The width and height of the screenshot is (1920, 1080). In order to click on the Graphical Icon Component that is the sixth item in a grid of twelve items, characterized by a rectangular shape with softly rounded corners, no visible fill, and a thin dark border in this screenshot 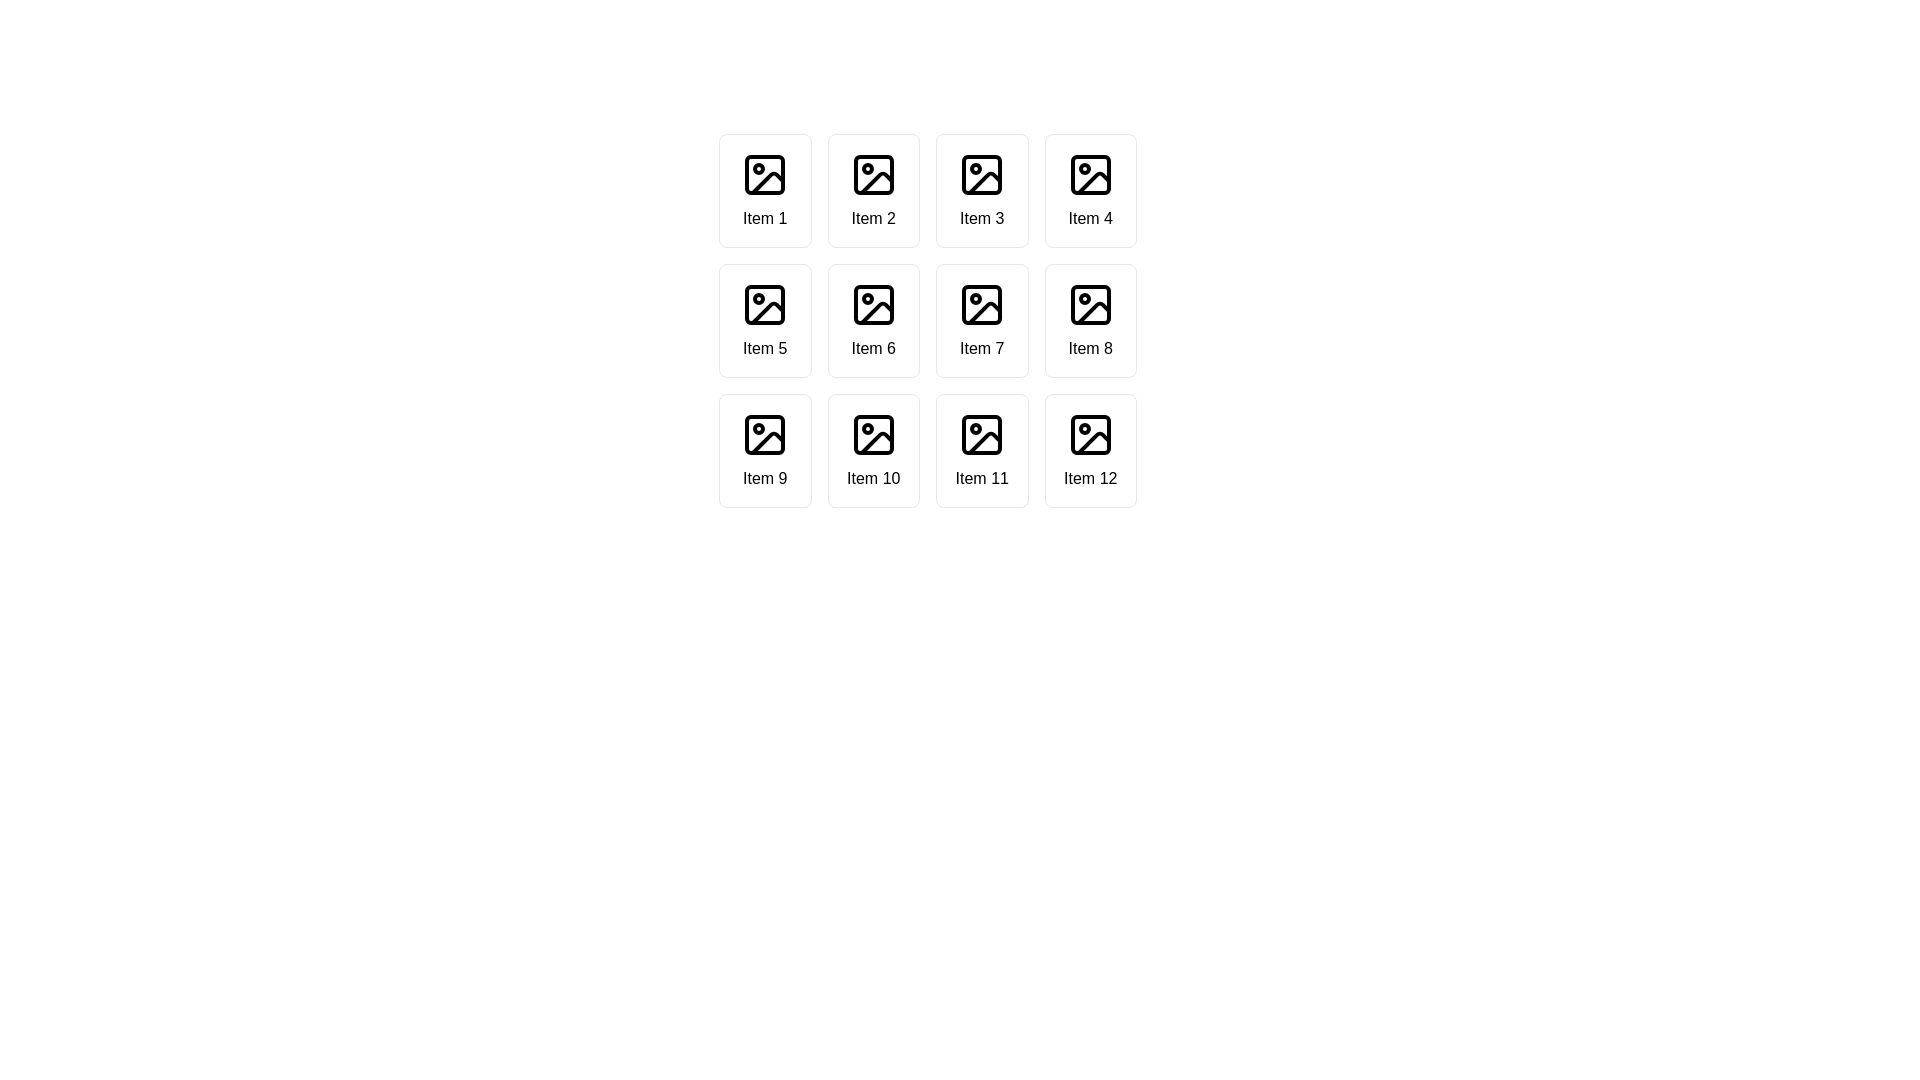, I will do `click(873, 304)`.